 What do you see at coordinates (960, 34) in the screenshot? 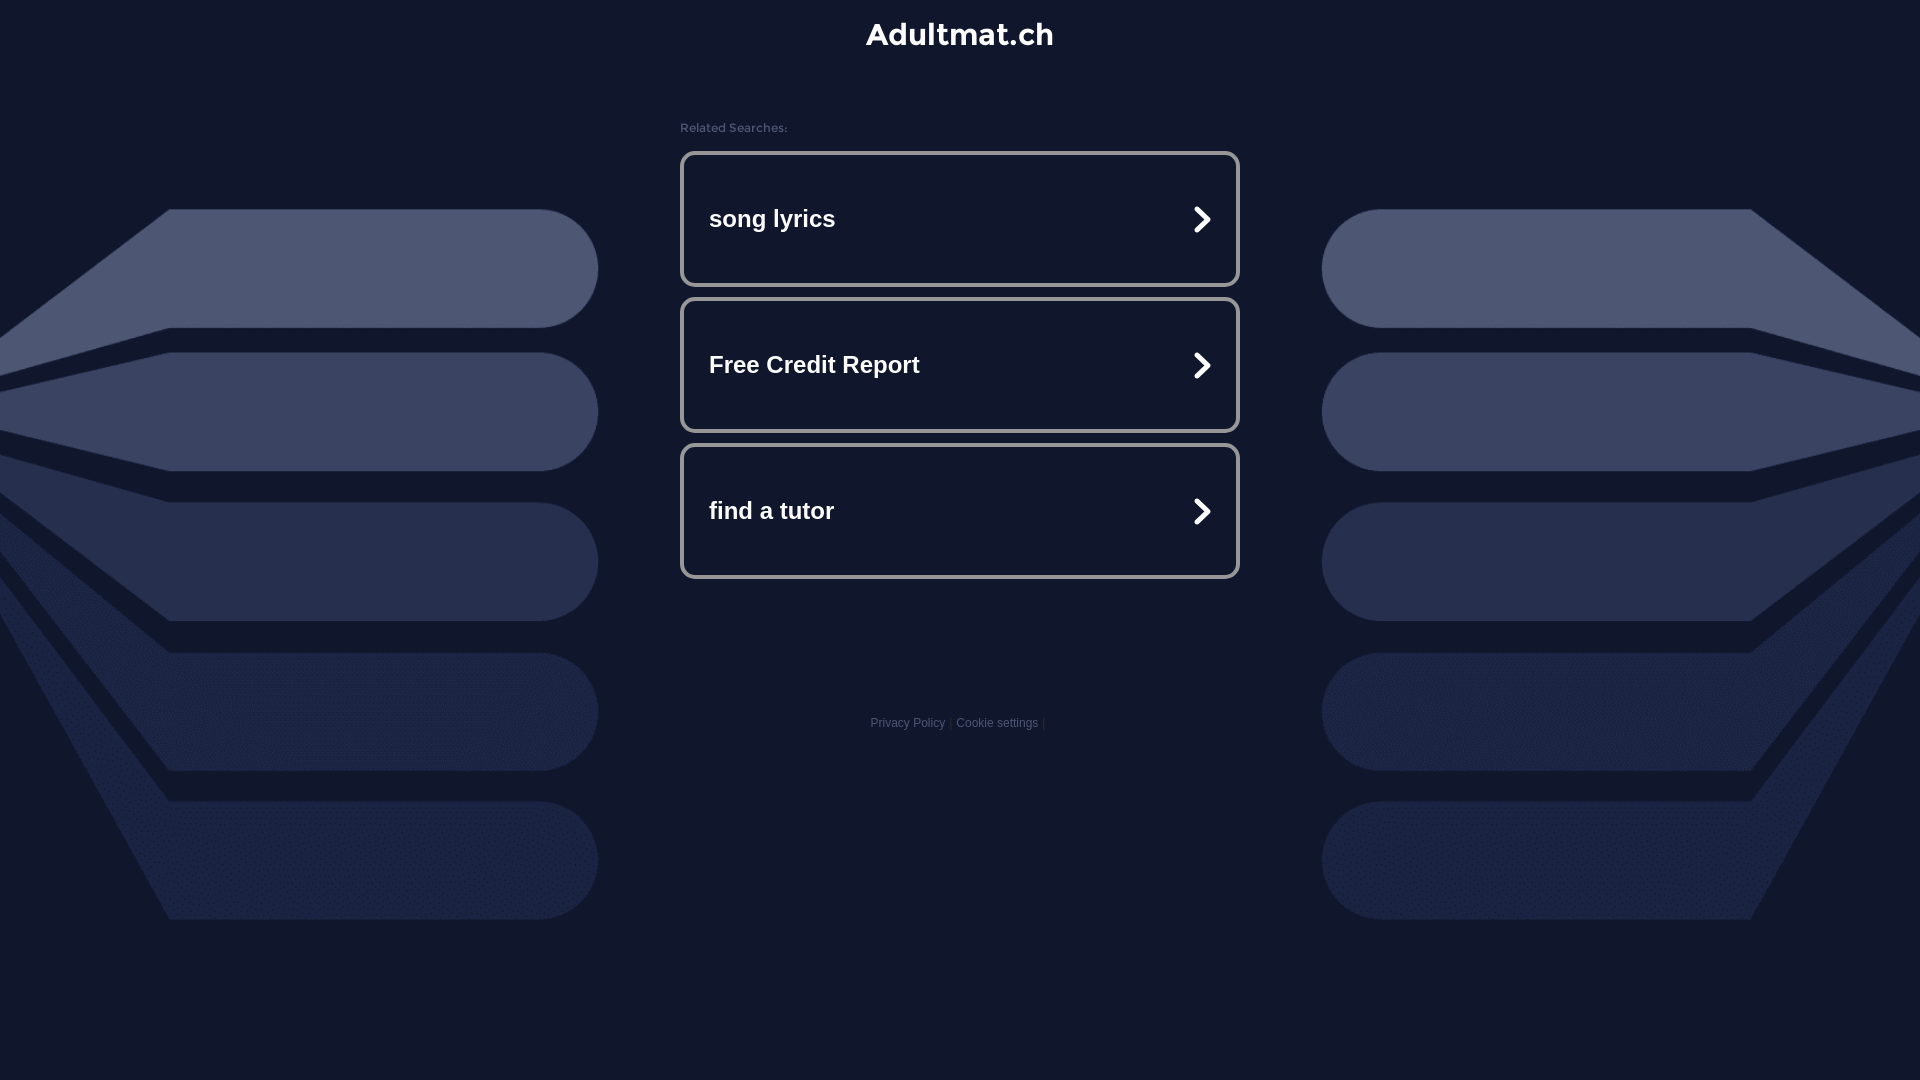
I see `'Adultmat.ch'` at bounding box center [960, 34].